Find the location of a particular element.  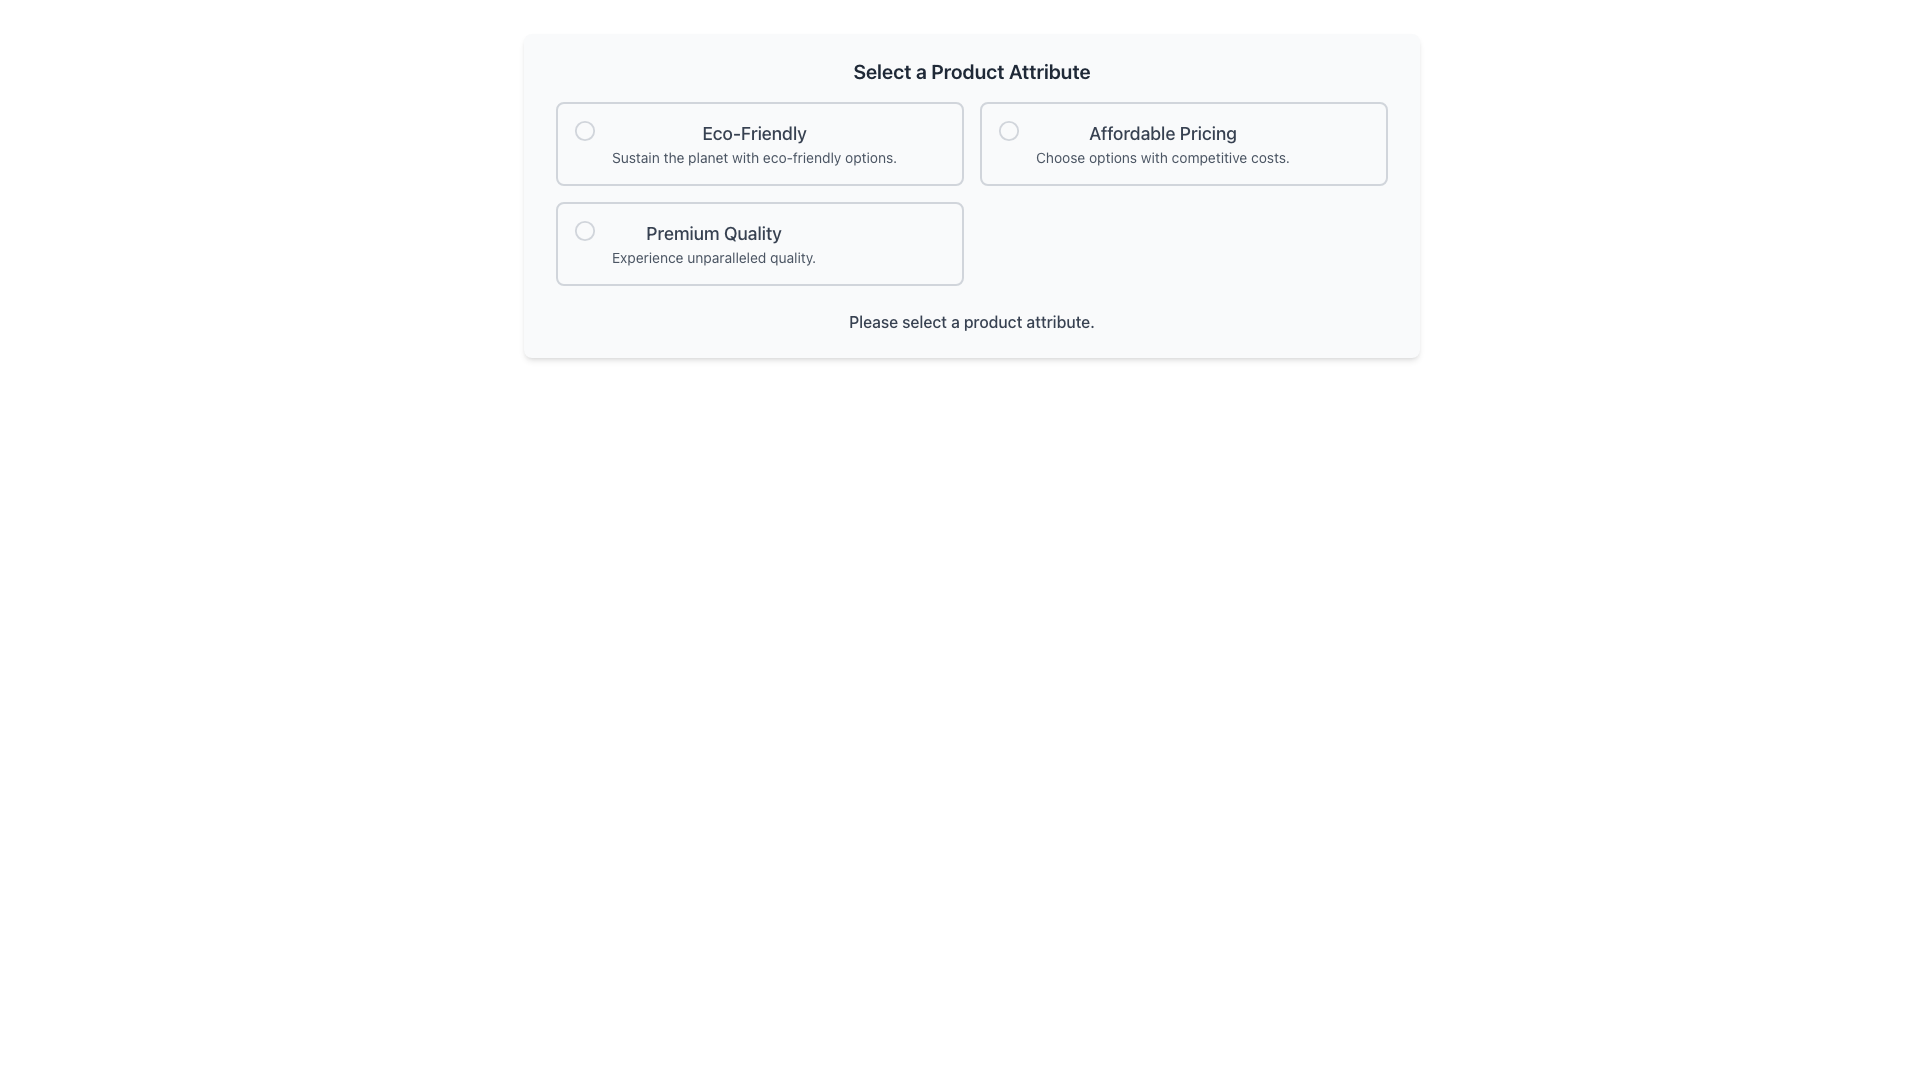

the SVG Circle that indicates the selected state of the 'Eco-Friendly' radio button, located at the top left of the 'Select a Product Attribute' section is located at coordinates (584, 131).